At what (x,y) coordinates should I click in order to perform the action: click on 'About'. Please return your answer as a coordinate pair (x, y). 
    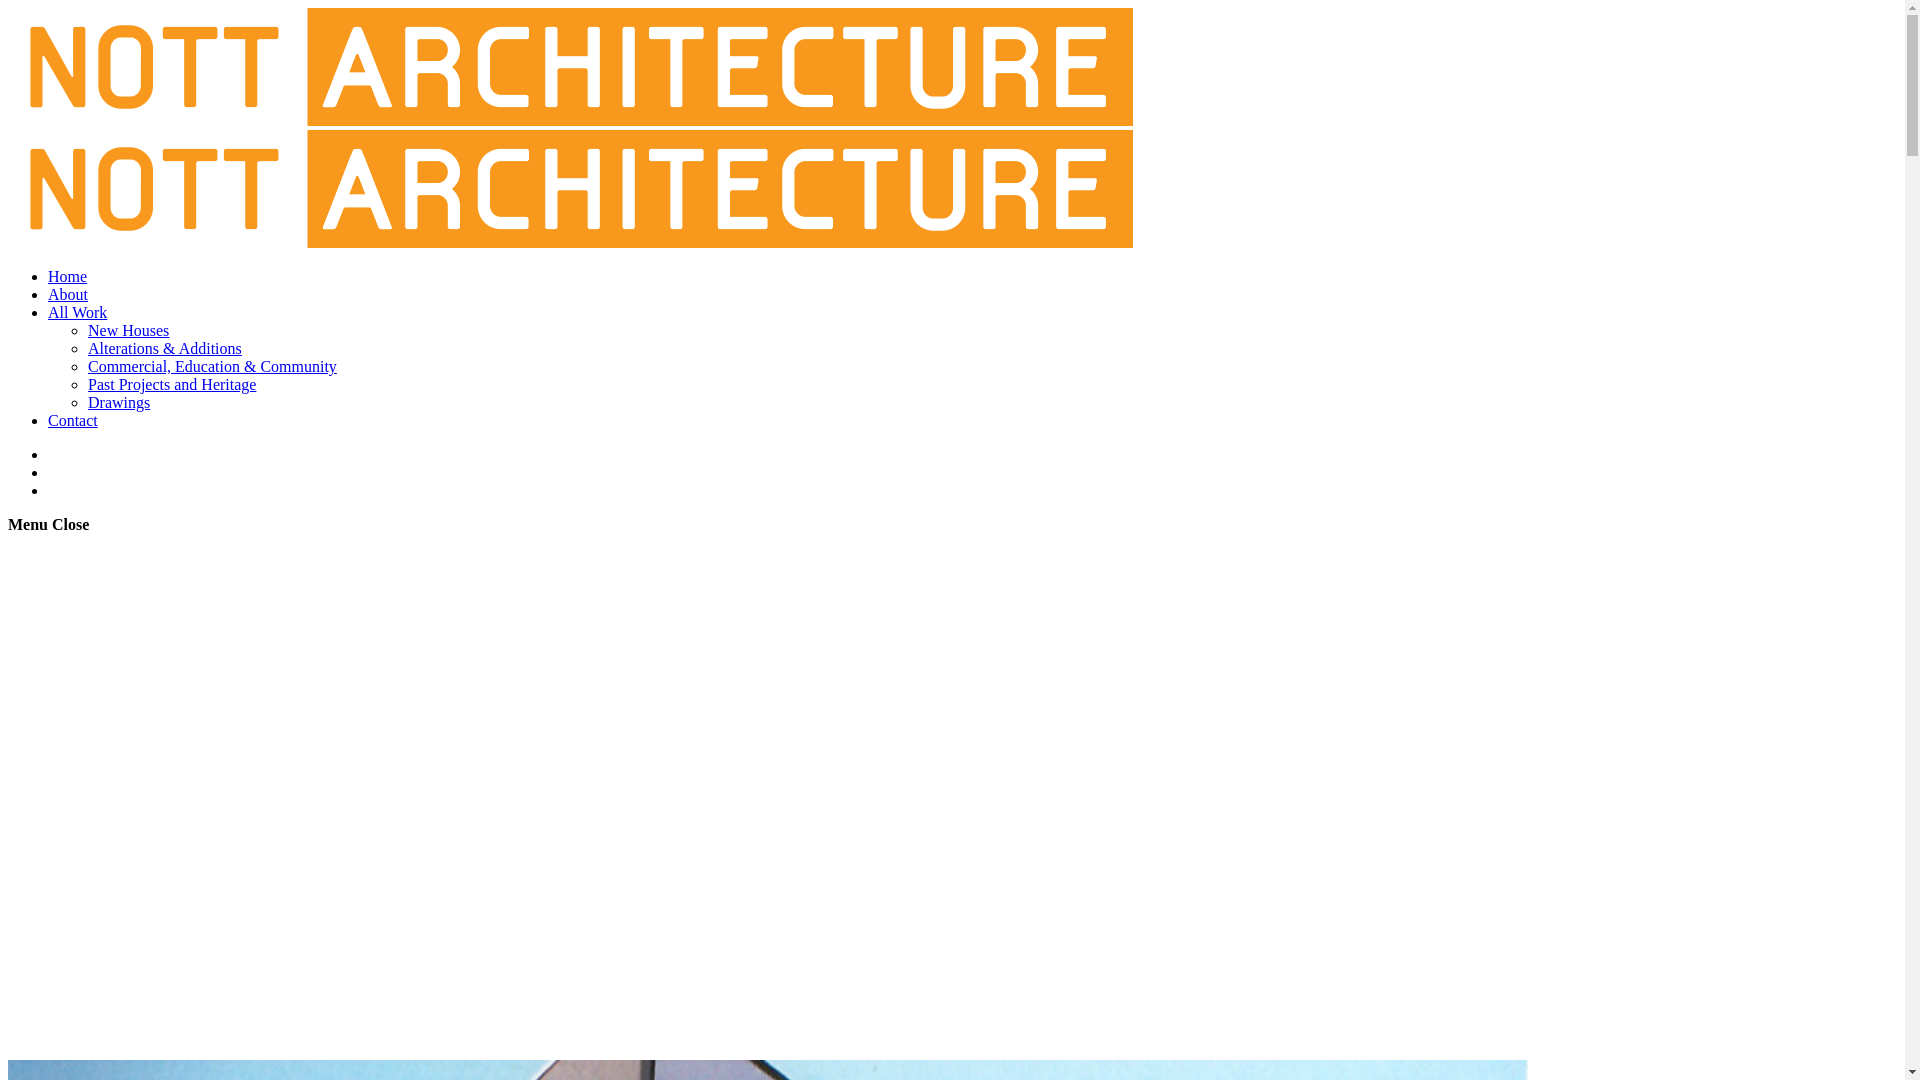
    Looking at the image, I should click on (67, 294).